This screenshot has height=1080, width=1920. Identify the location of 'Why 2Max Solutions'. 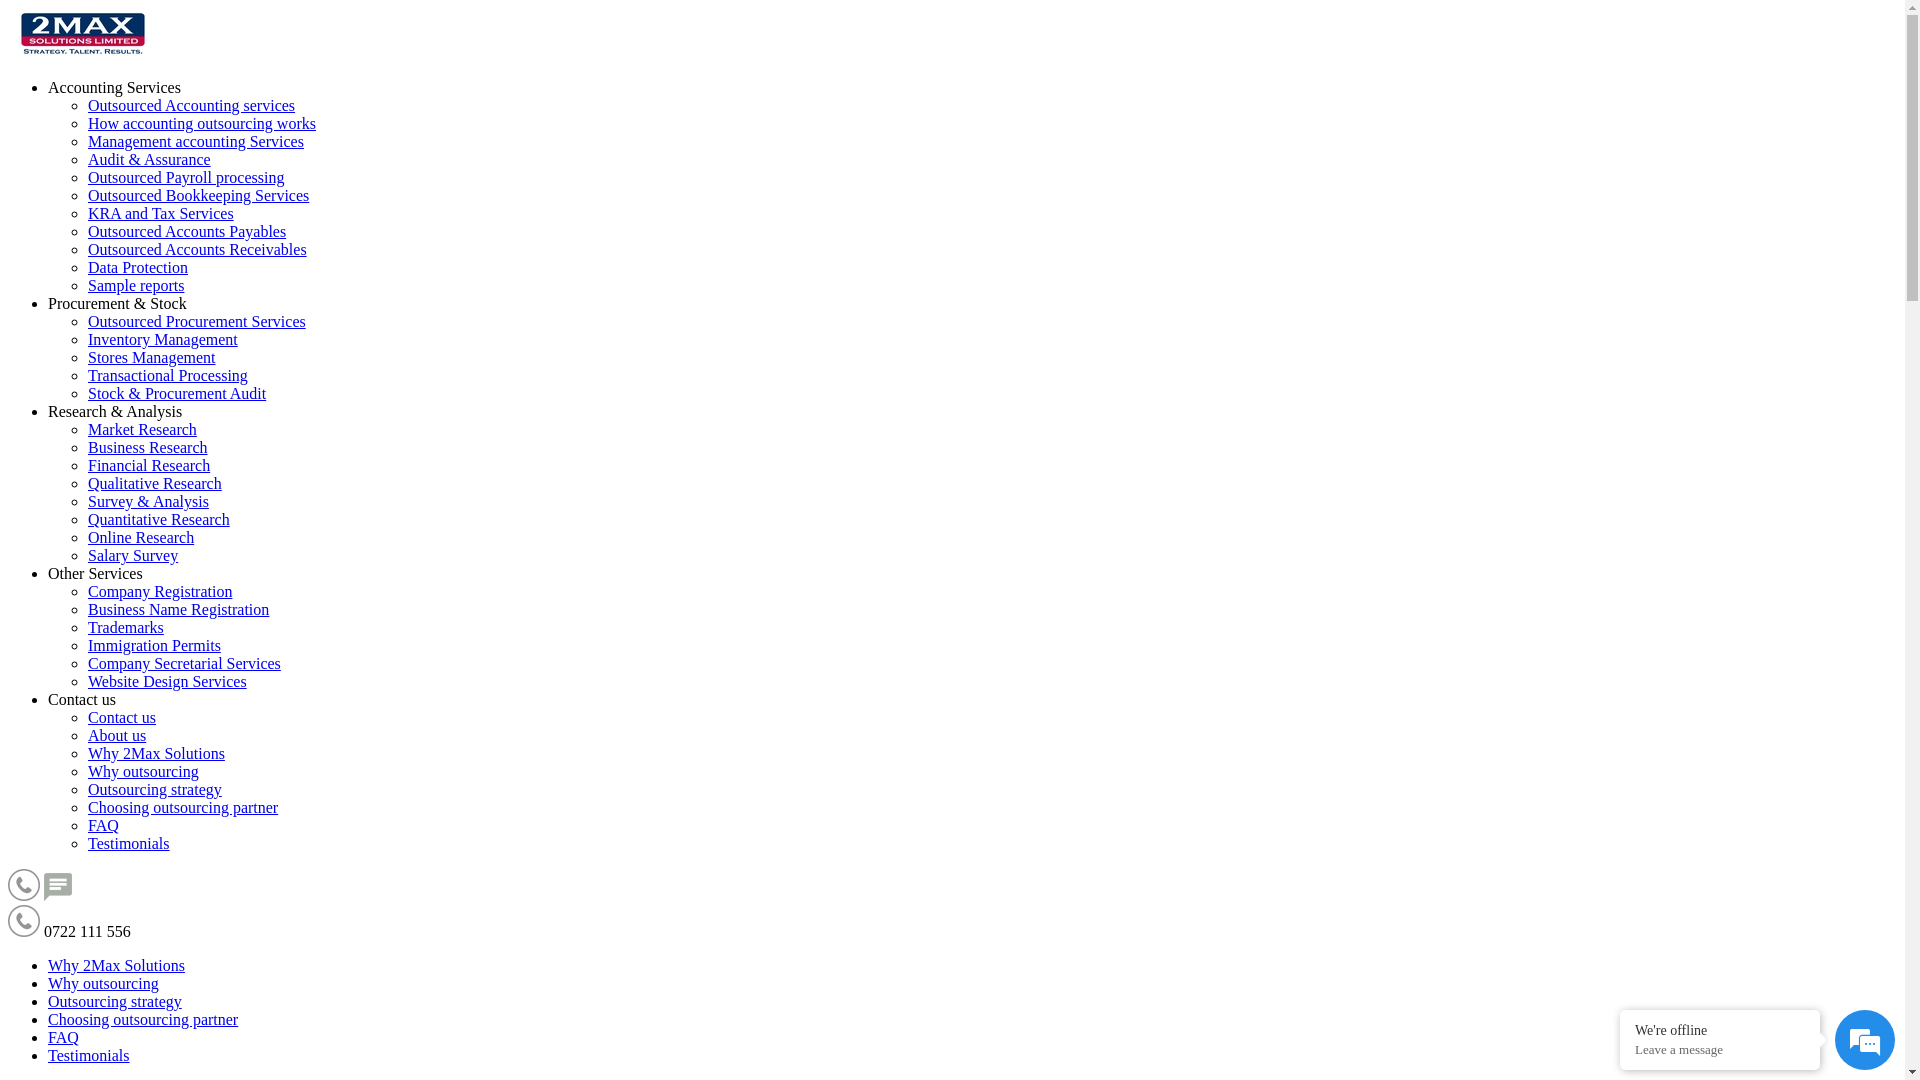
(115, 964).